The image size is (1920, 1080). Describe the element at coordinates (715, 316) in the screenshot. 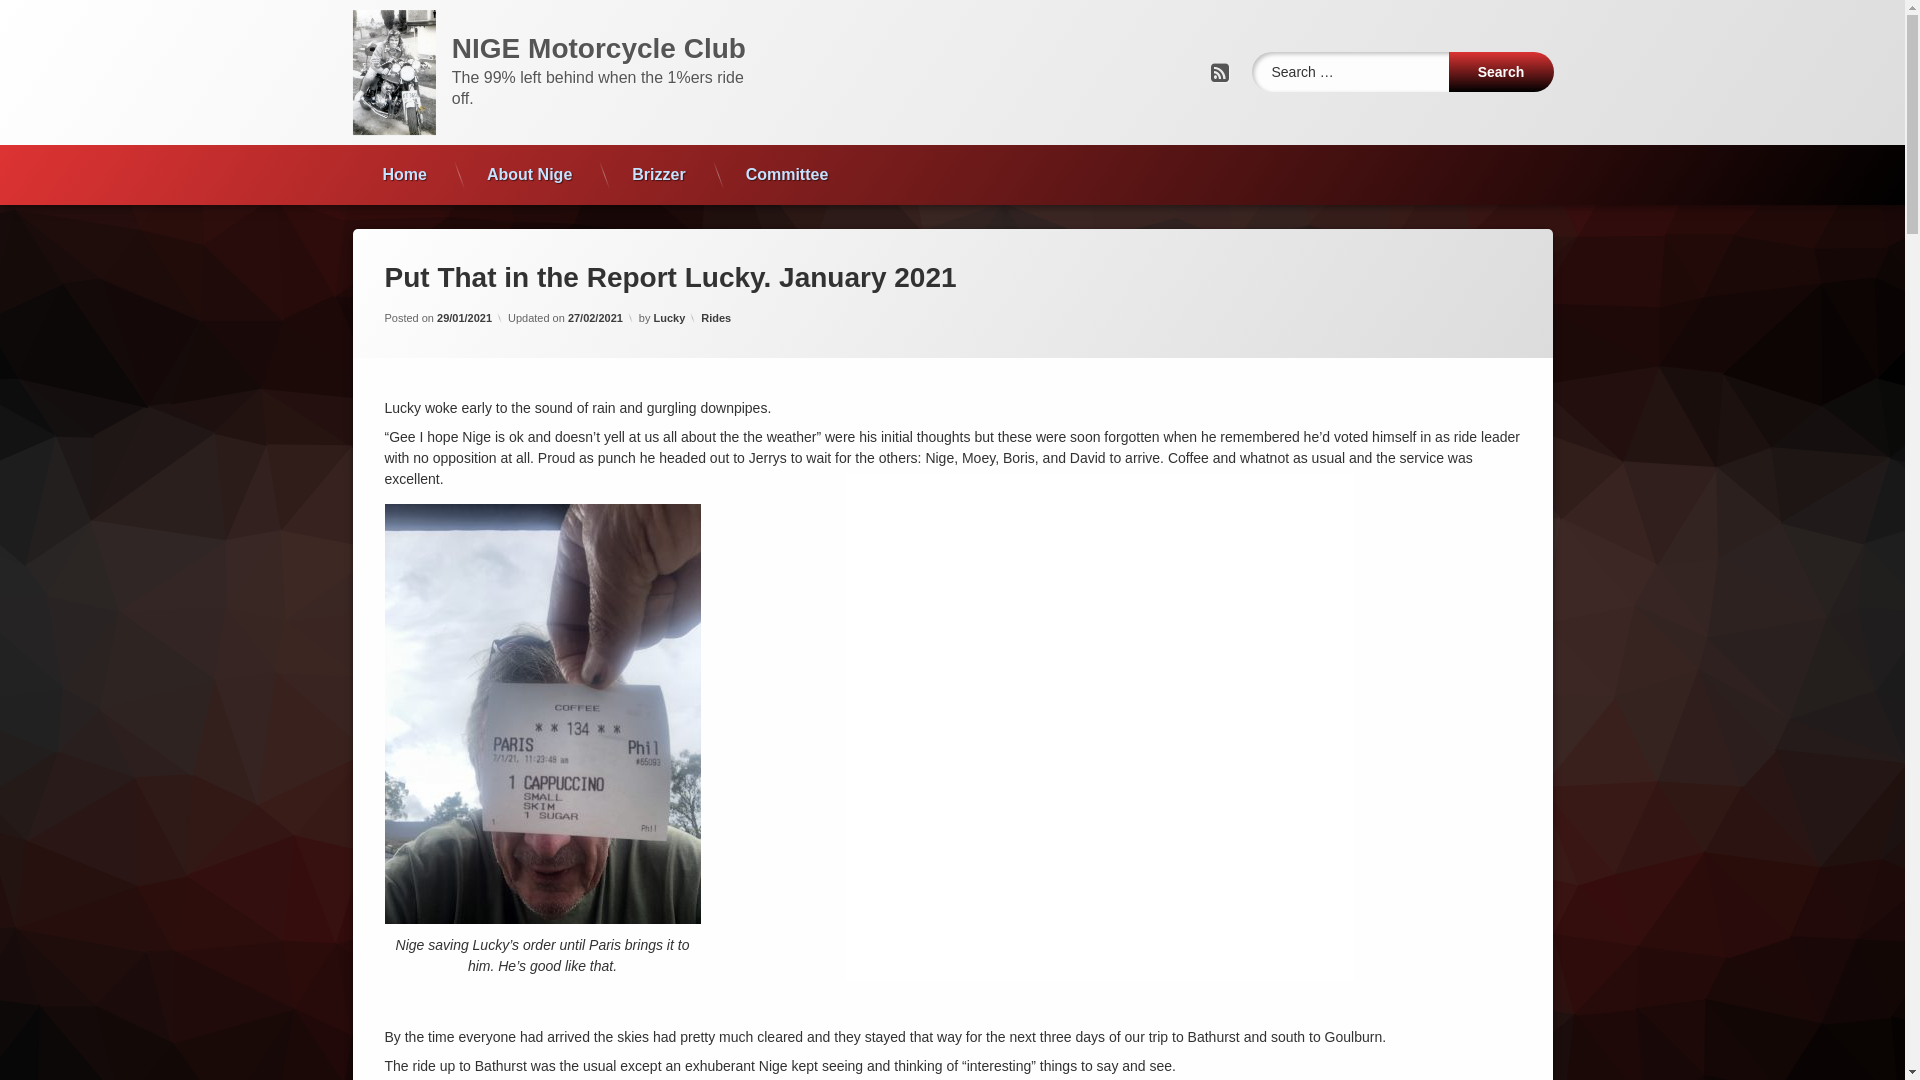

I see `'Rides'` at that location.